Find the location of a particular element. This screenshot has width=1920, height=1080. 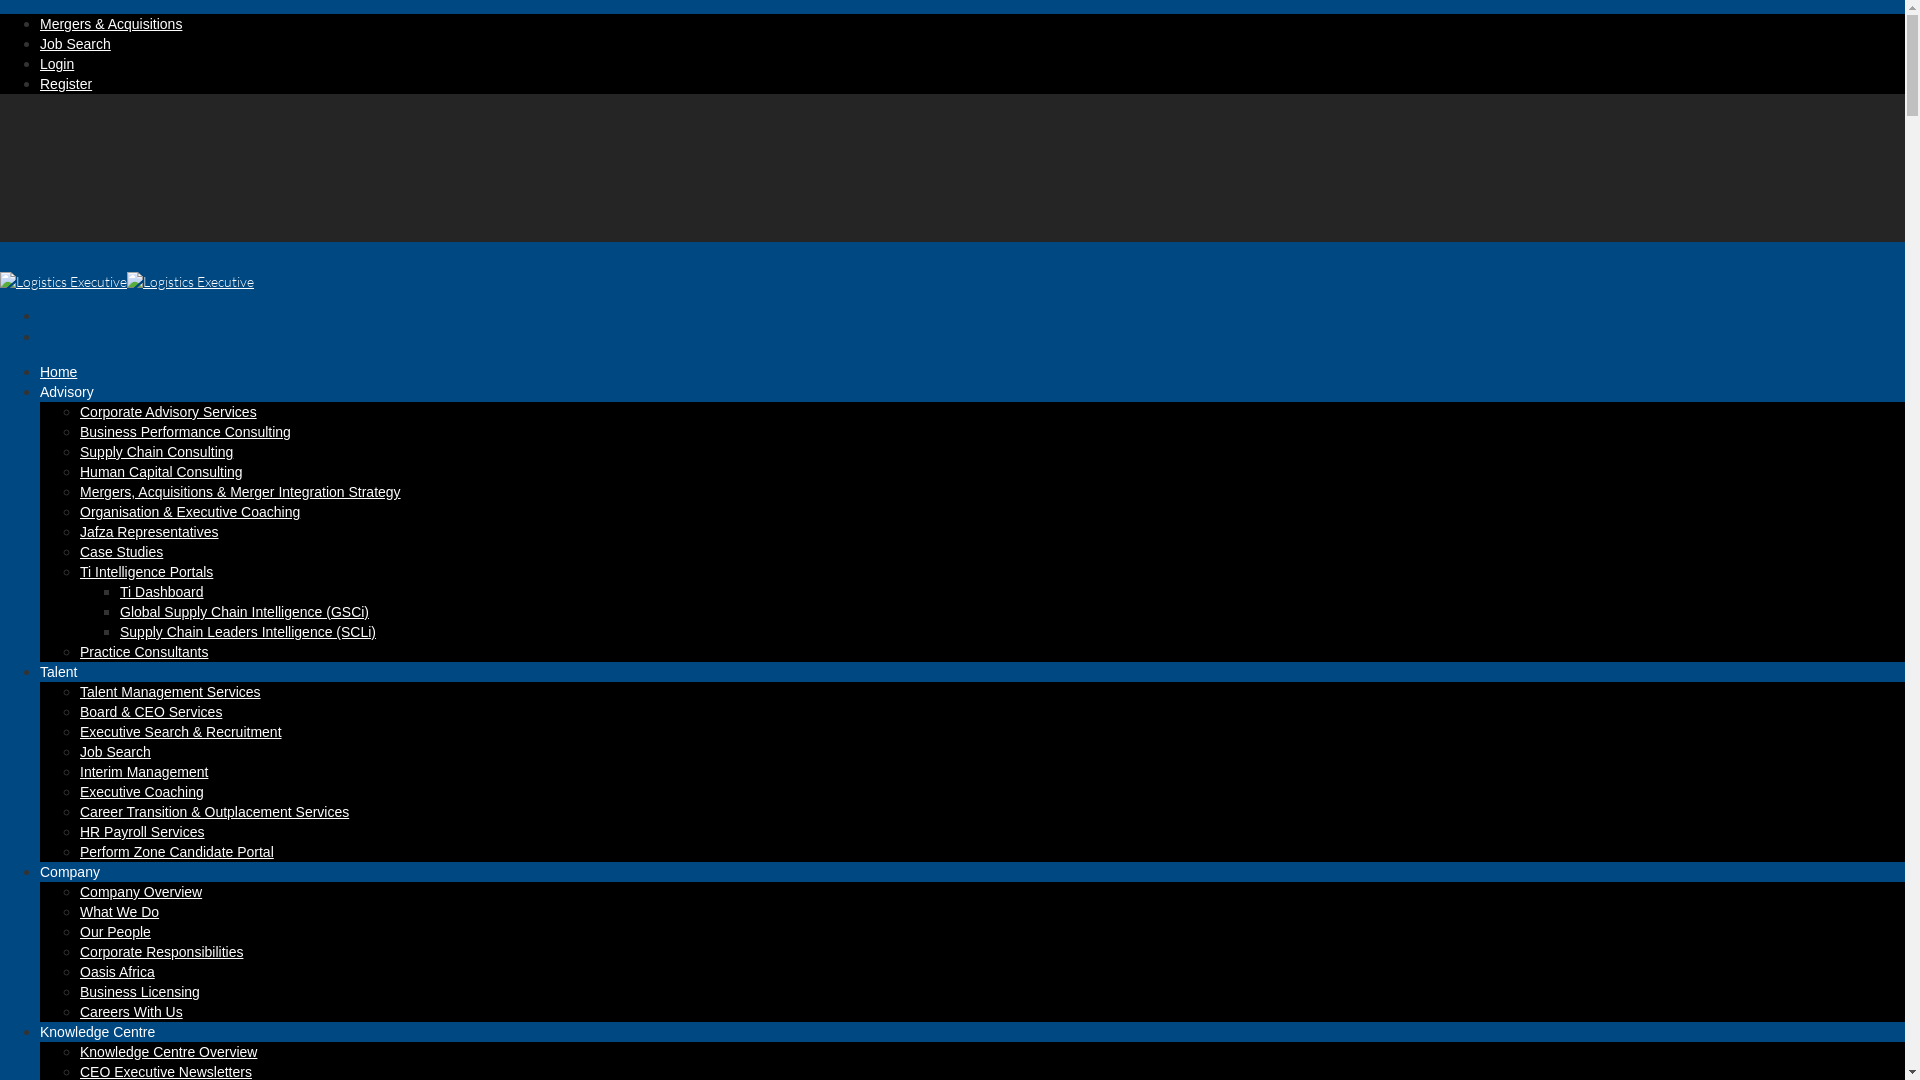

'Mergers, Acquisitions & Merger Integration Strategy' is located at coordinates (240, 492).